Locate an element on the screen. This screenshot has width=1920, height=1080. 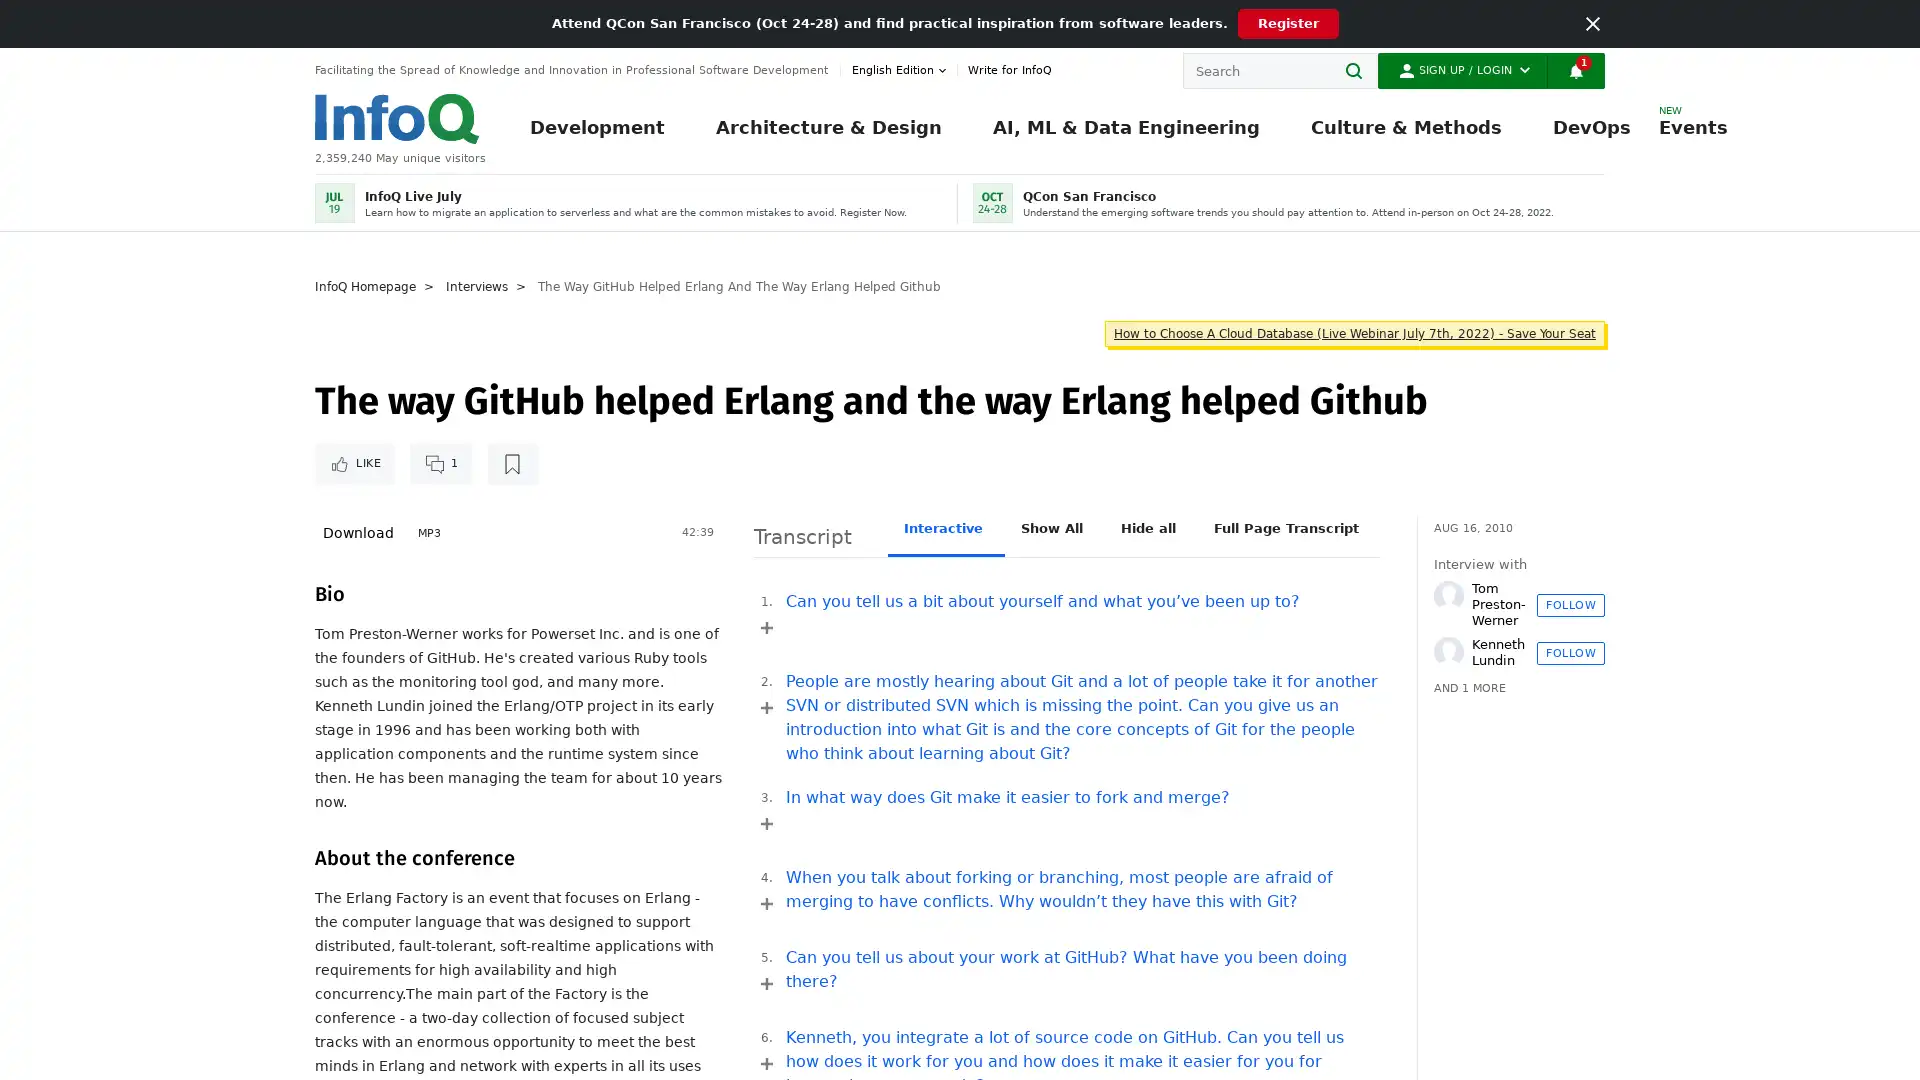
Search is located at coordinates (1359, 69).